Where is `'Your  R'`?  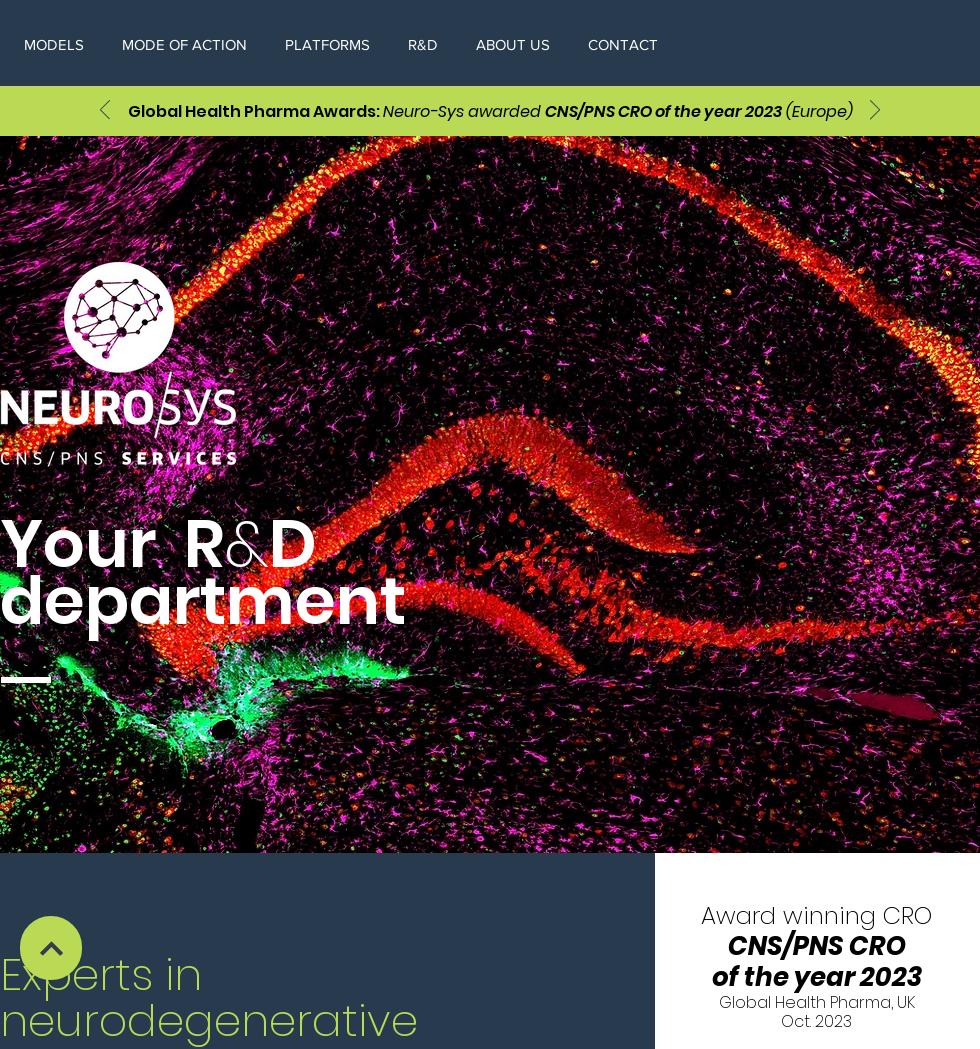 'Your  R' is located at coordinates (0, 544).